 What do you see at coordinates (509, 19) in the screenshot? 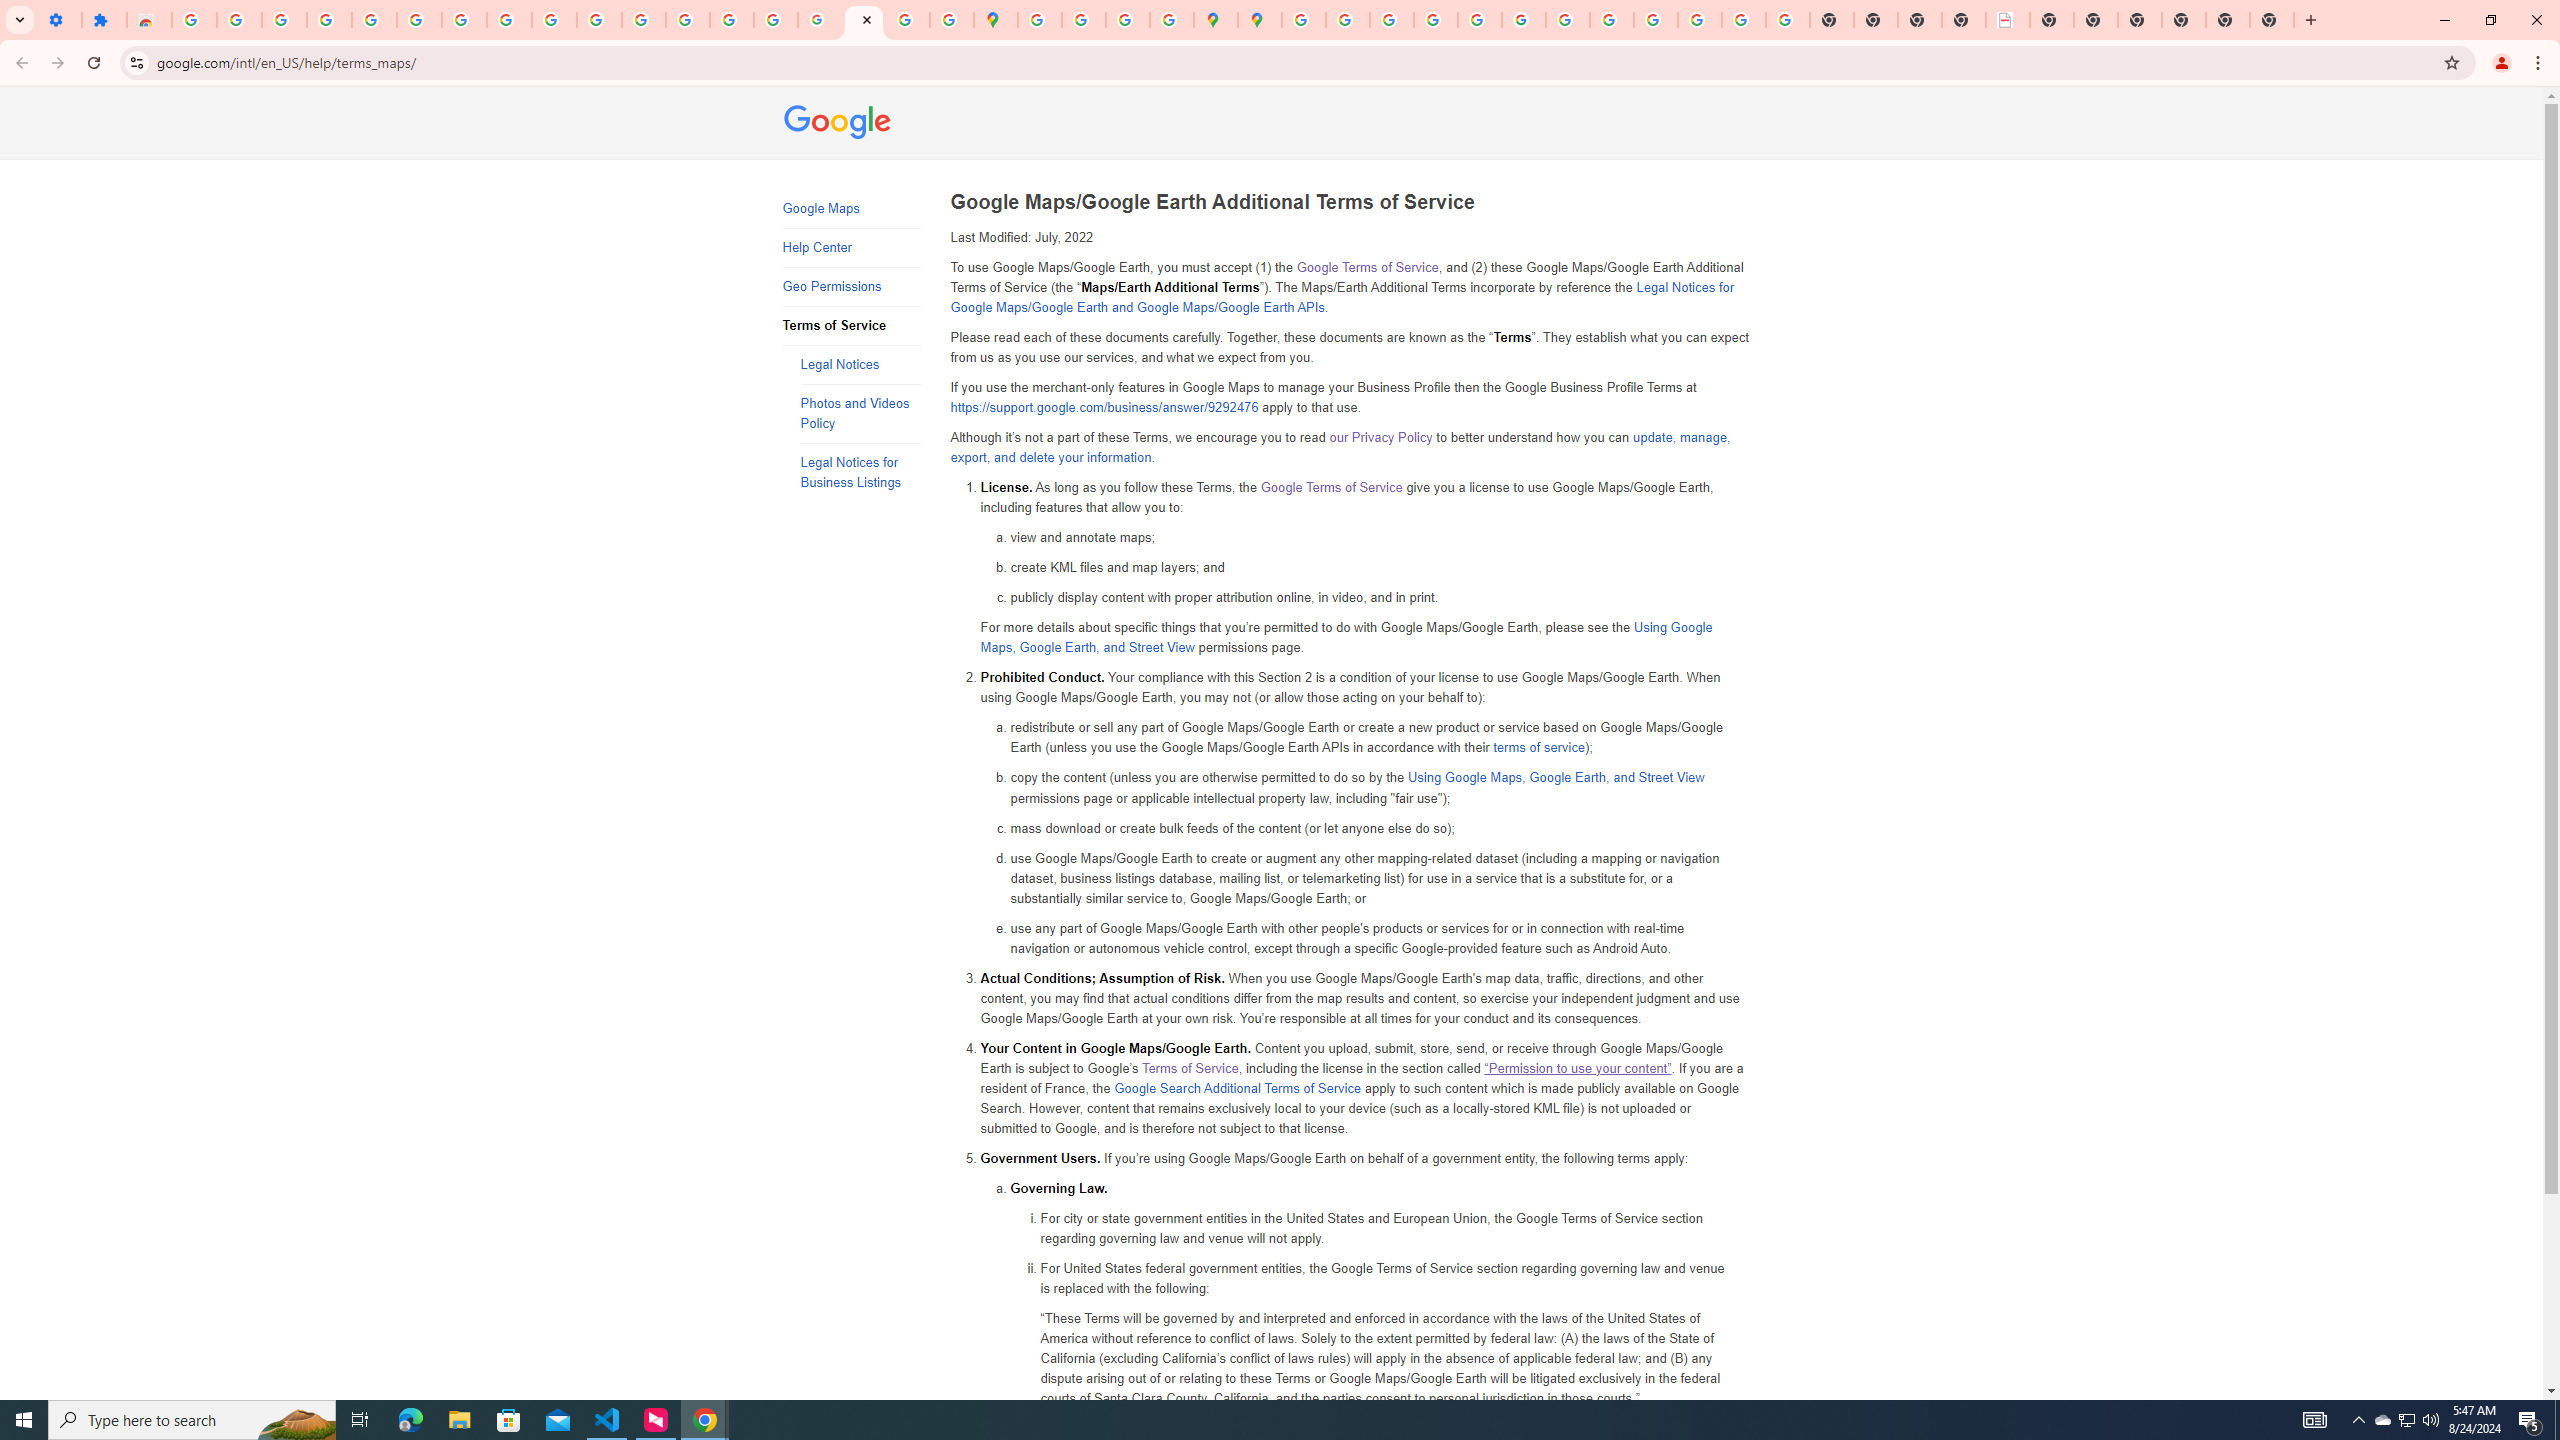
I see `'Google Account'` at bounding box center [509, 19].